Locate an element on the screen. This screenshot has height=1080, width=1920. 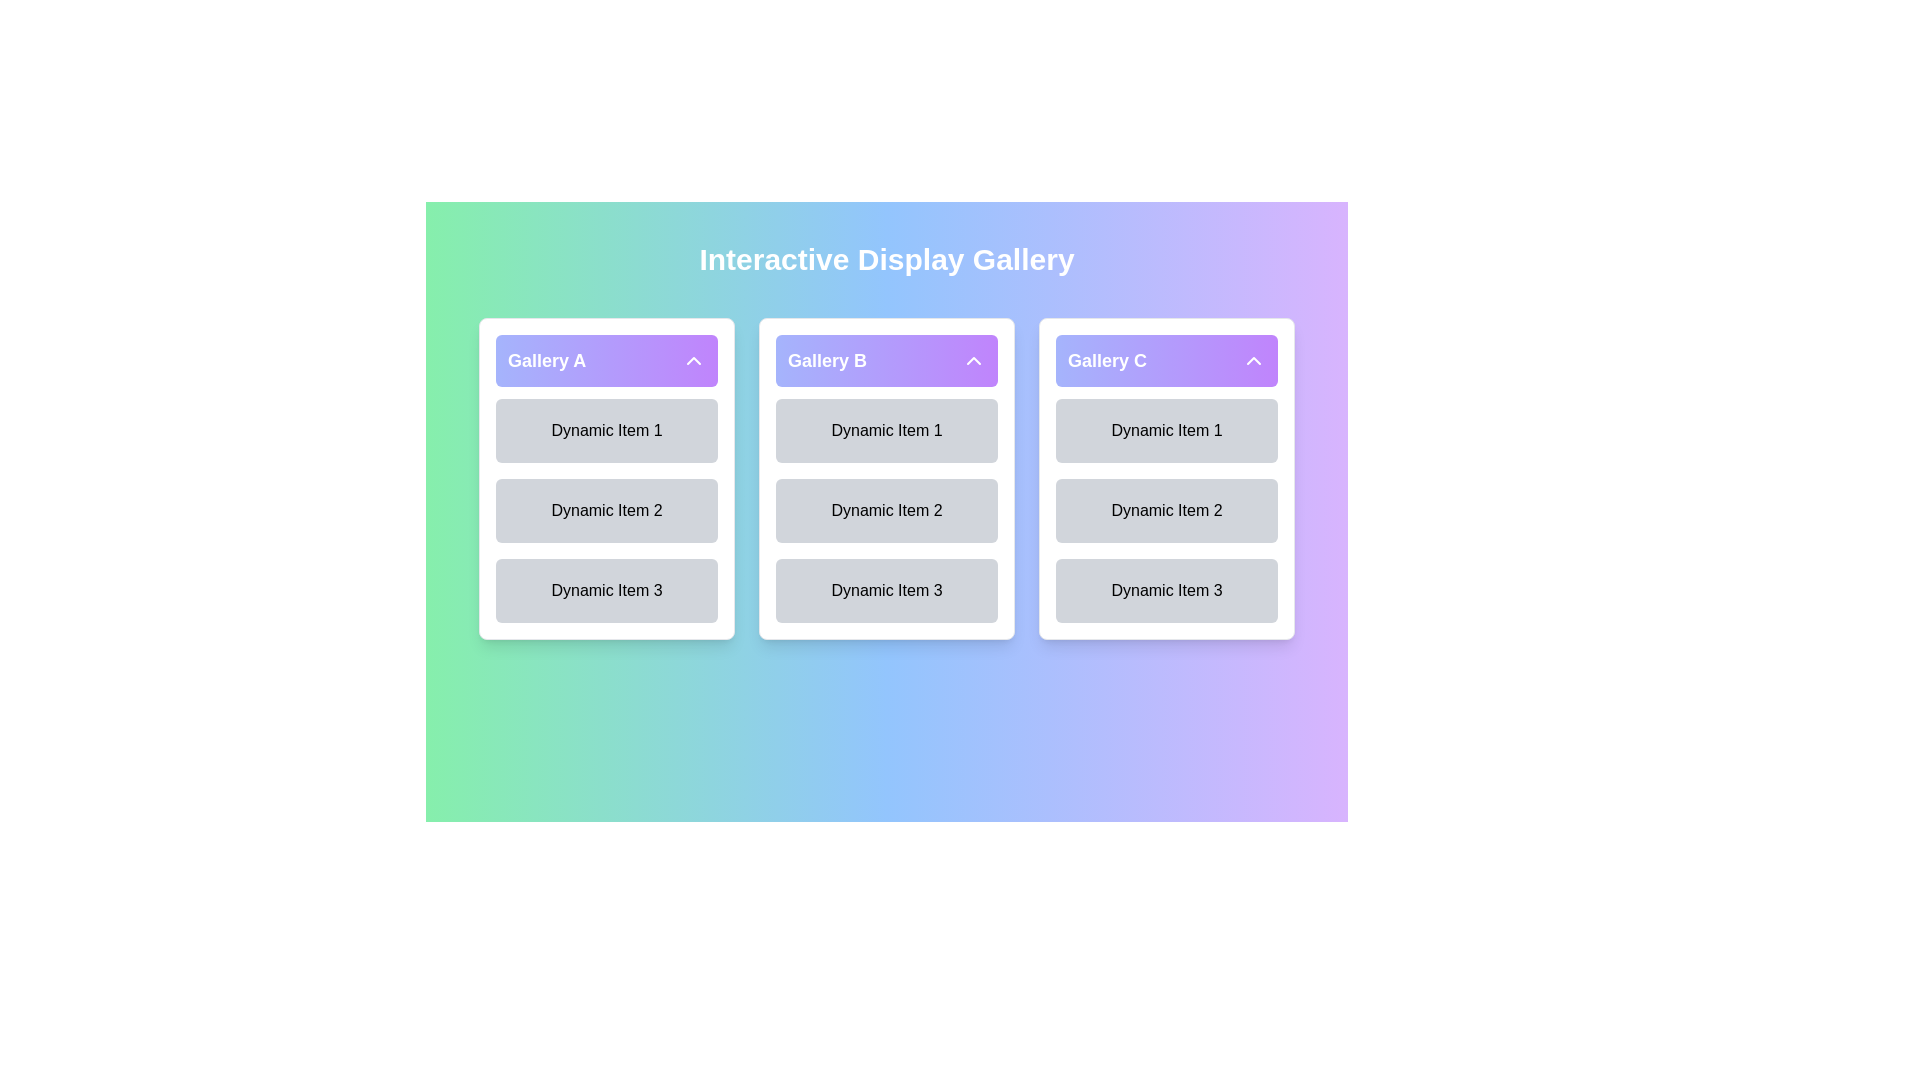
the static display item located in the Gallery C section, which is the second item in a vertical list of three, positioned between 'Dynamic Item 1' and 'Dynamic Item 3' is located at coordinates (1166, 509).